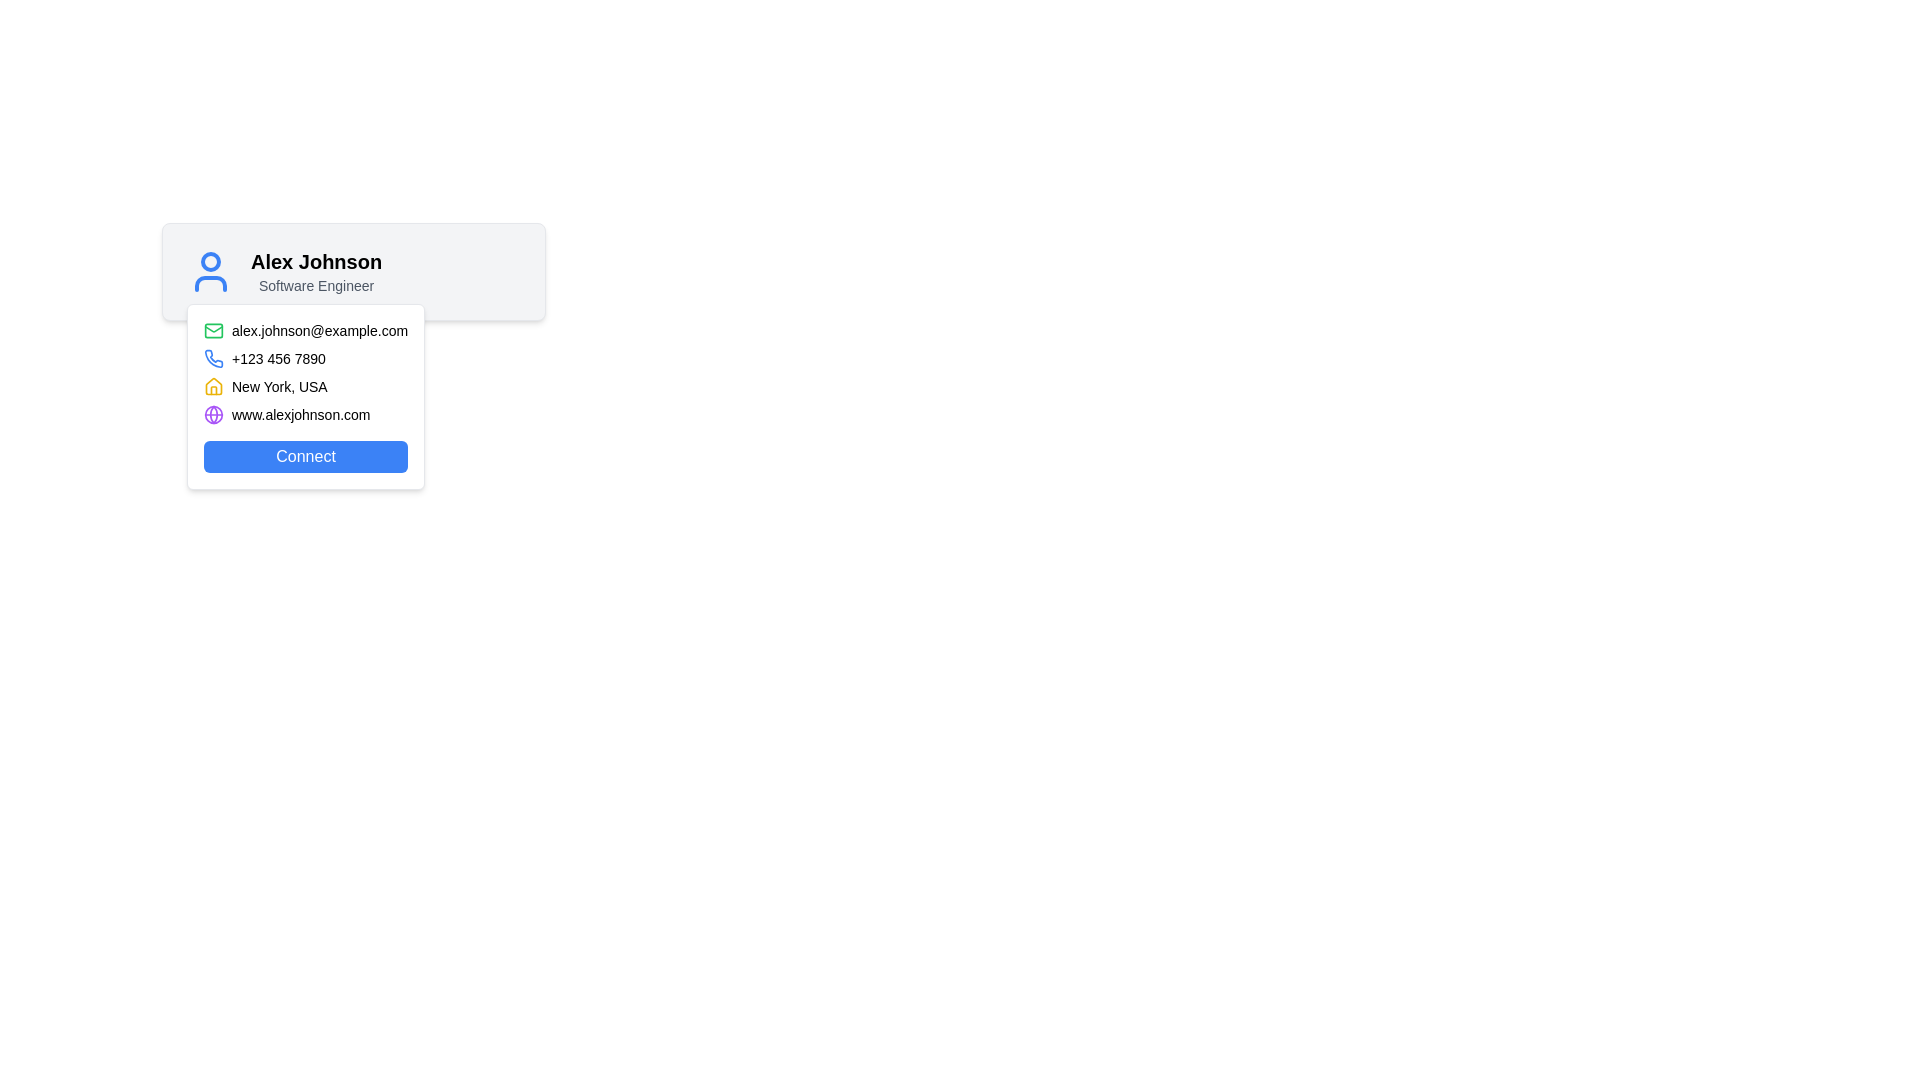 The width and height of the screenshot is (1920, 1080). What do you see at coordinates (320, 330) in the screenshot?
I see `the email address 'alex.johnson@example.com' displayed in the contact information card, which is adjacent to a green envelope icon` at bounding box center [320, 330].